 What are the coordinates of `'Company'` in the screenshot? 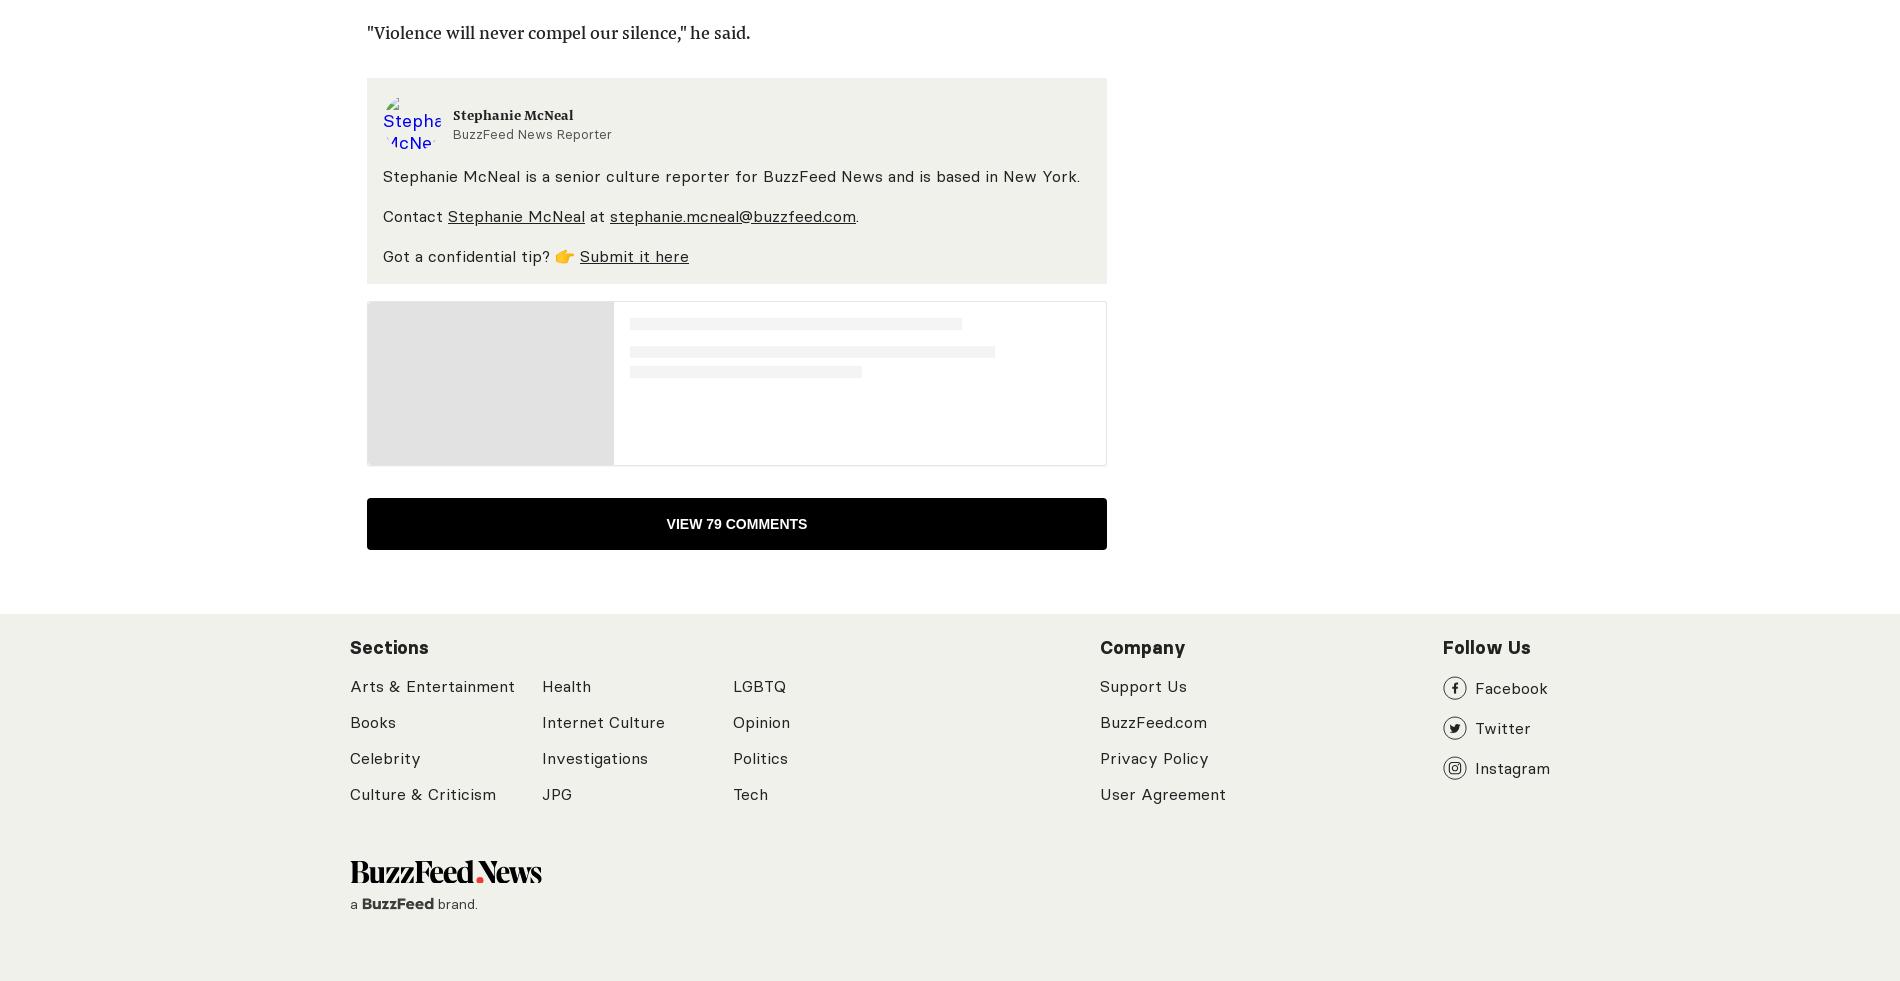 It's located at (1143, 648).